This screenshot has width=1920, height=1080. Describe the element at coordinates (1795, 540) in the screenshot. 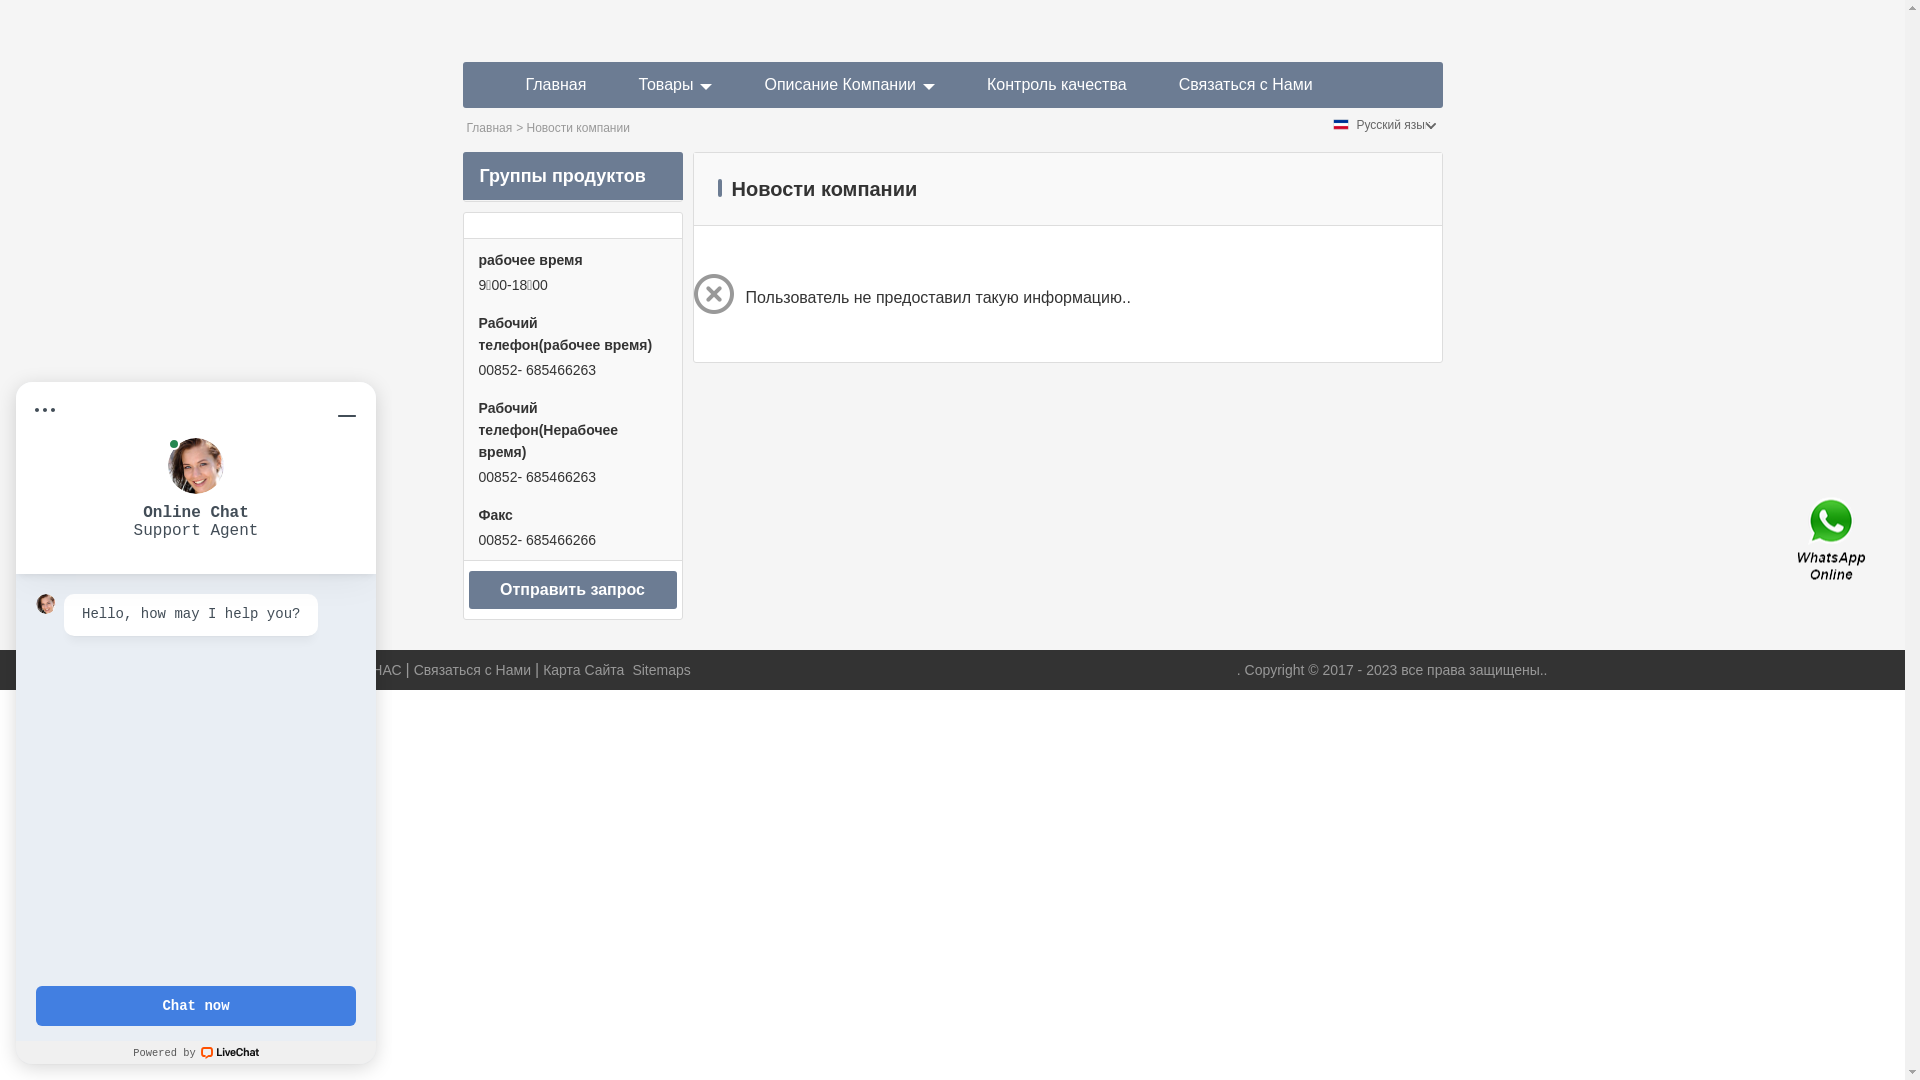

I see `'Contact Us'` at that location.